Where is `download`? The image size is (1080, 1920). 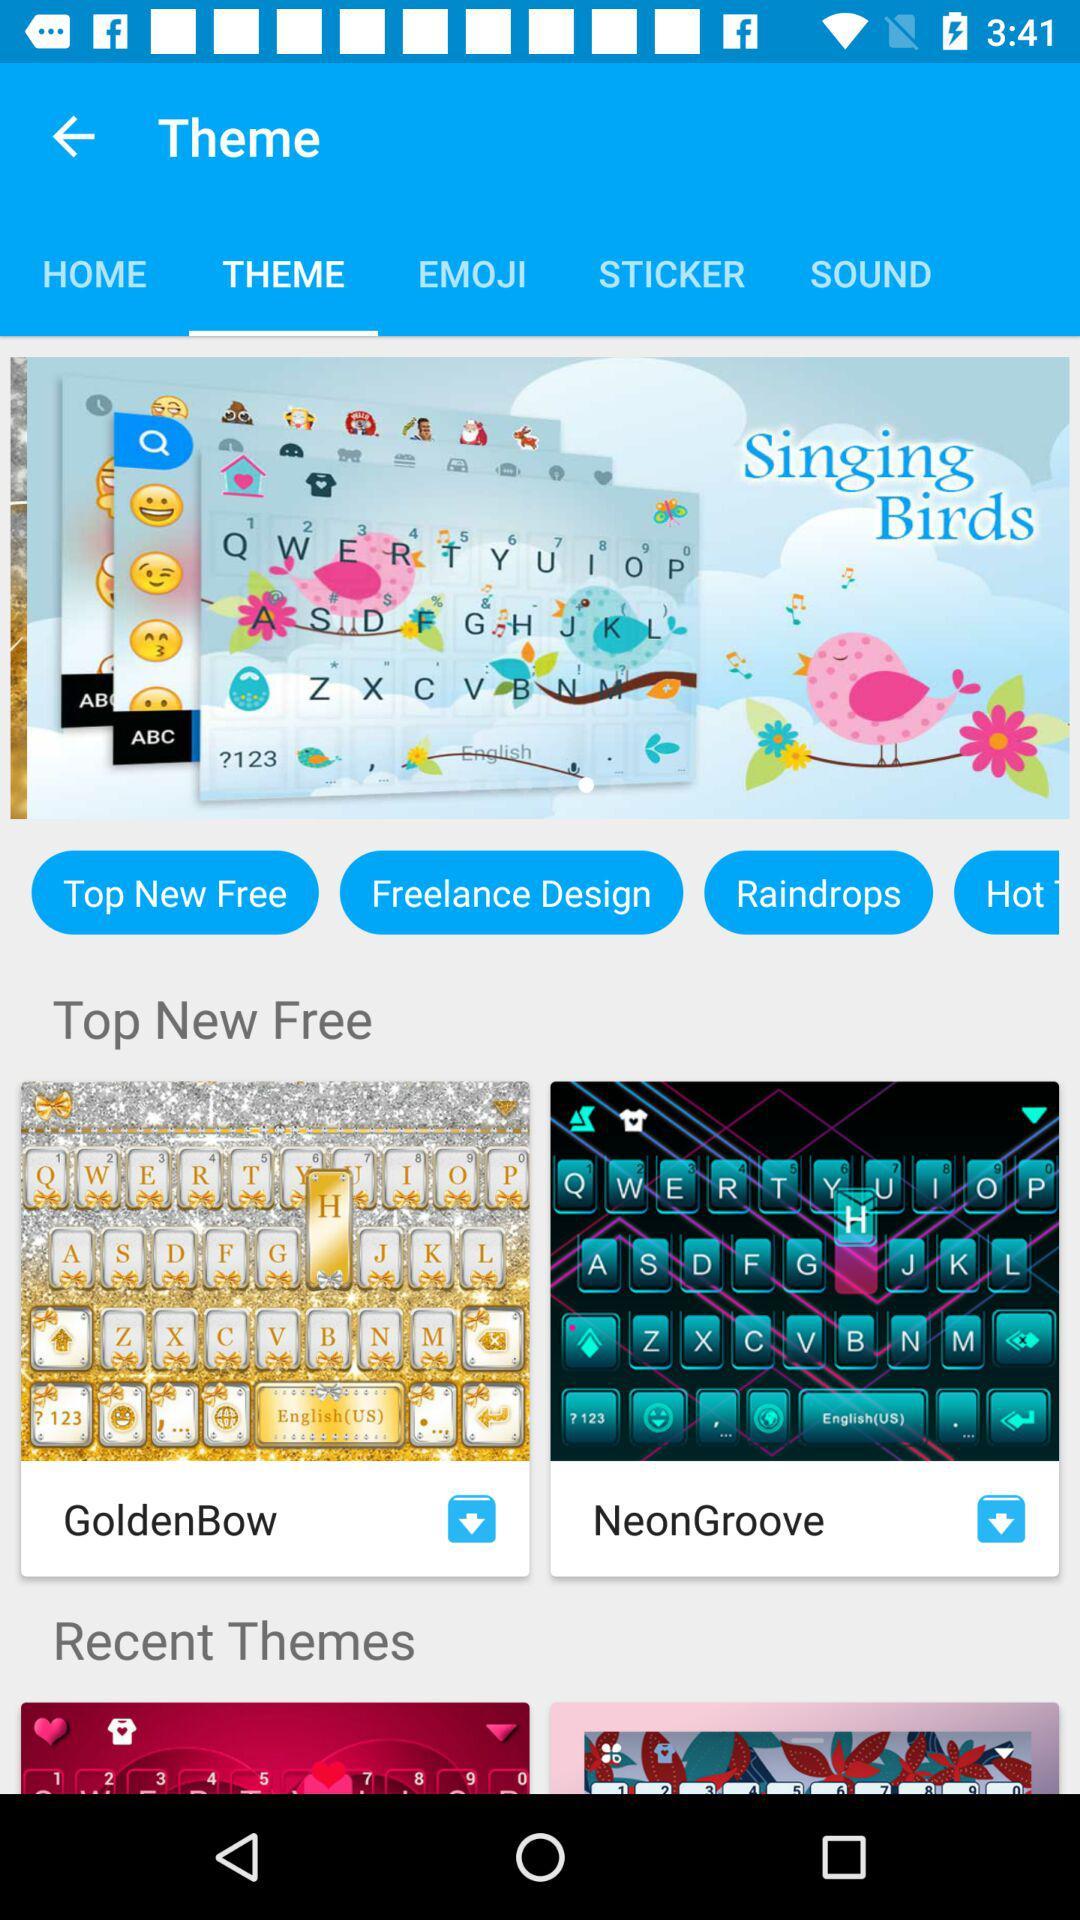
download is located at coordinates (471, 1518).